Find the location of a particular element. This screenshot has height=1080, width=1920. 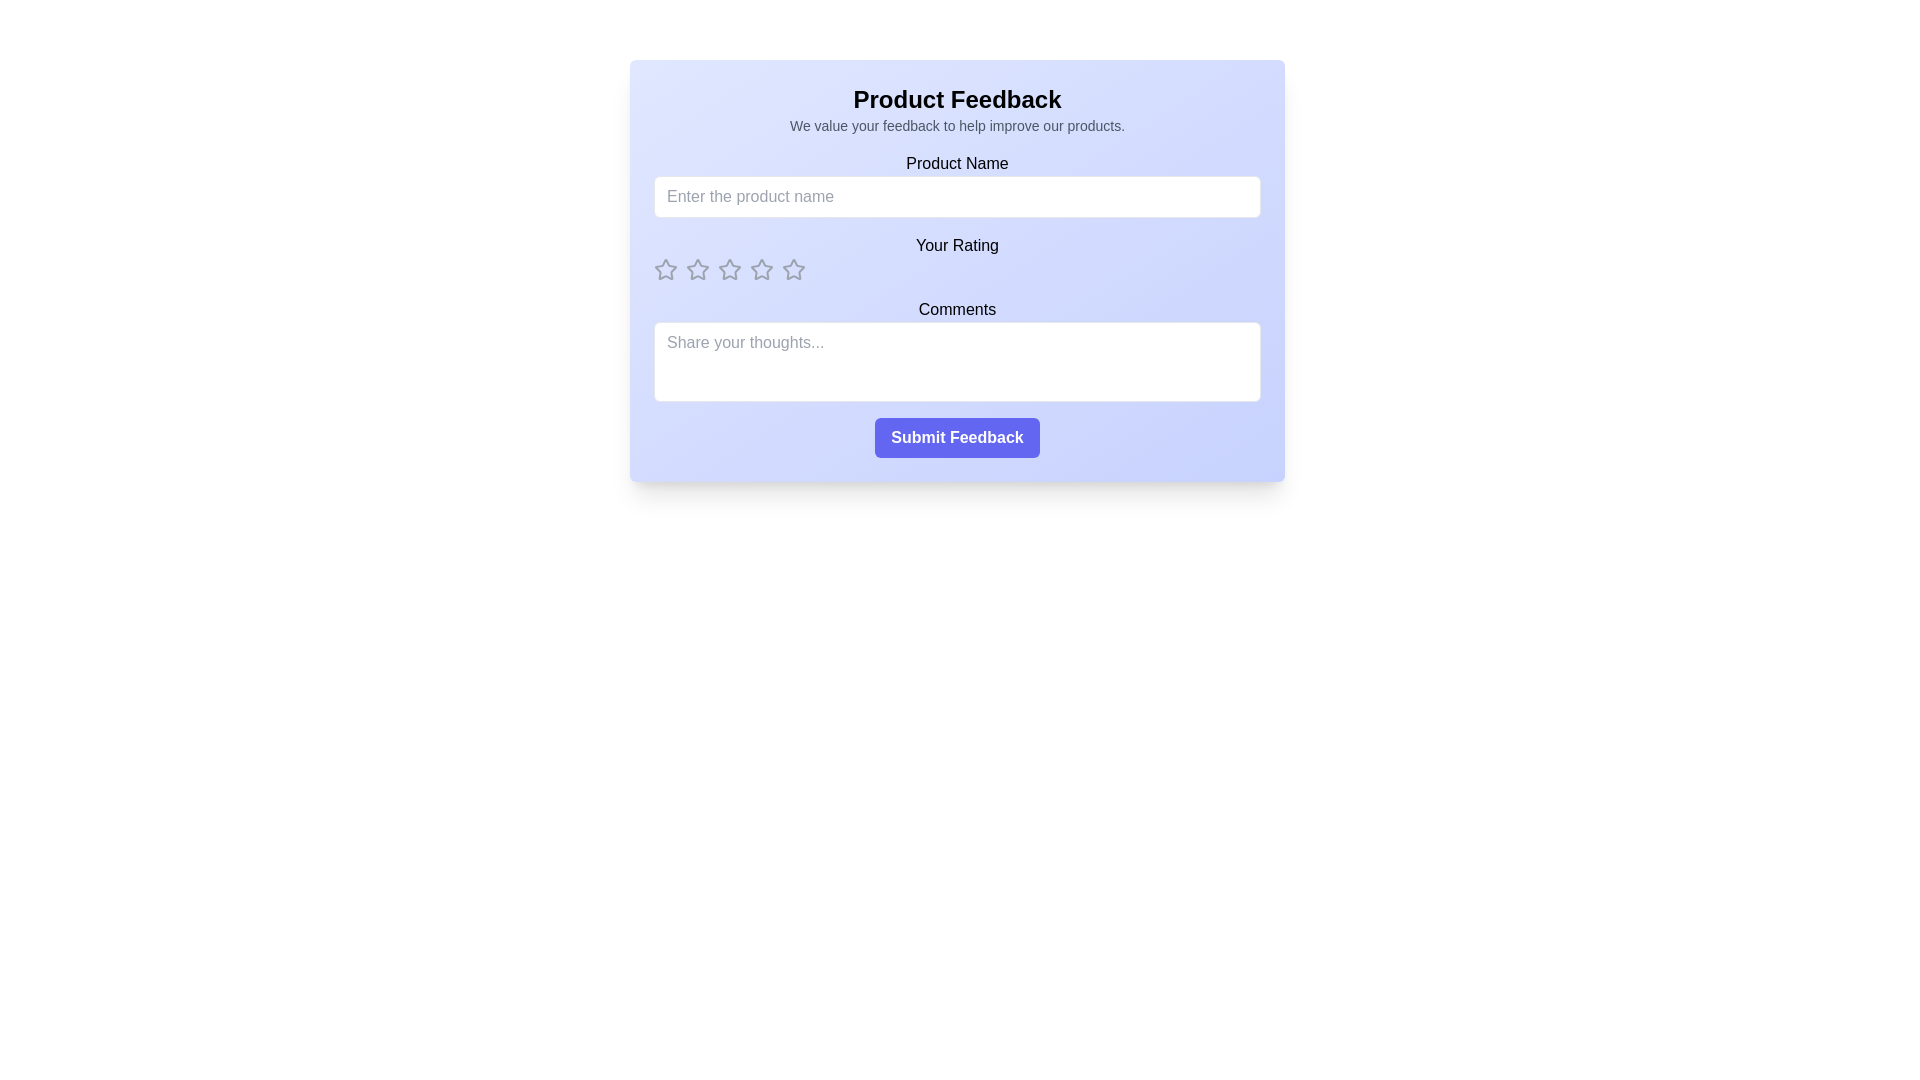

the 6th star icon in the horizontal sequence under the 'Your Rating' label to assign a rating is located at coordinates (792, 270).